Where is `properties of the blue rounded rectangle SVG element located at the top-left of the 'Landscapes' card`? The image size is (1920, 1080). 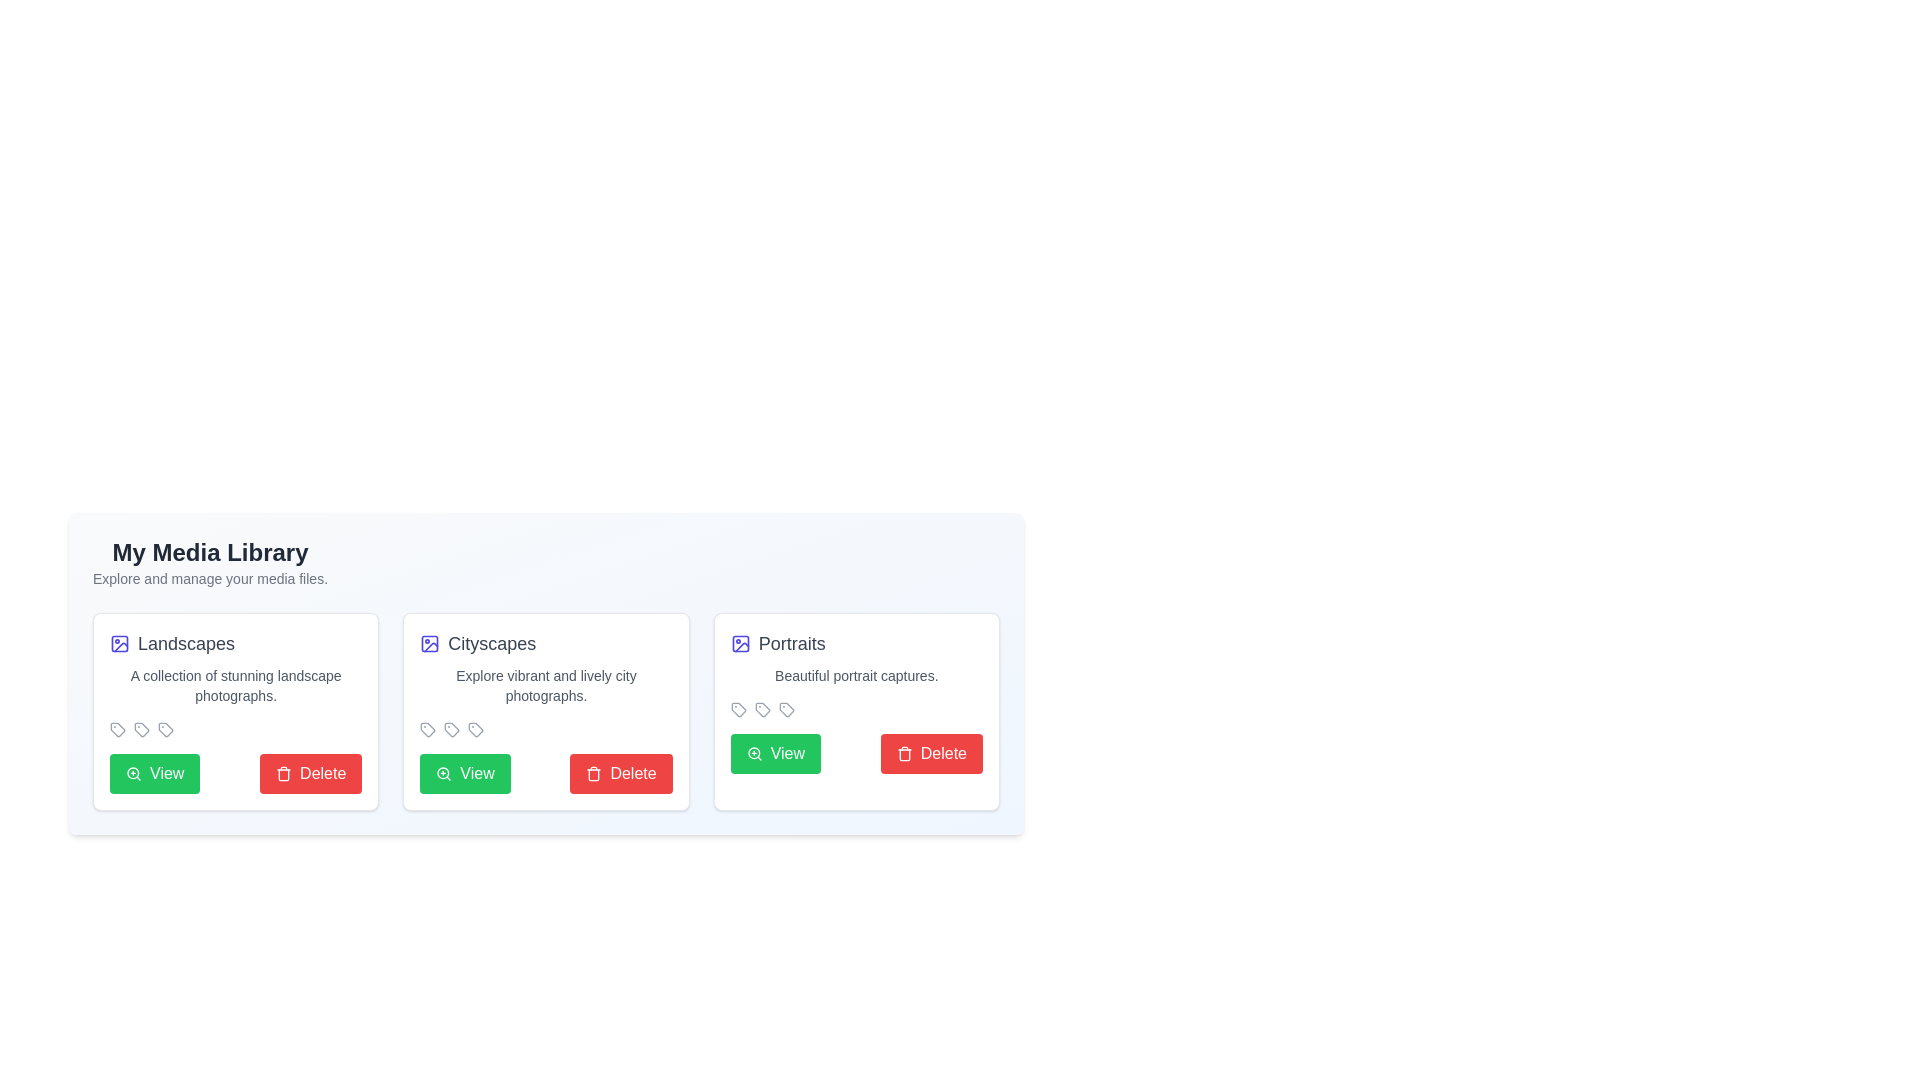
properties of the blue rounded rectangle SVG element located at the top-left of the 'Landscapes' card is located at coordinates (119, 644).